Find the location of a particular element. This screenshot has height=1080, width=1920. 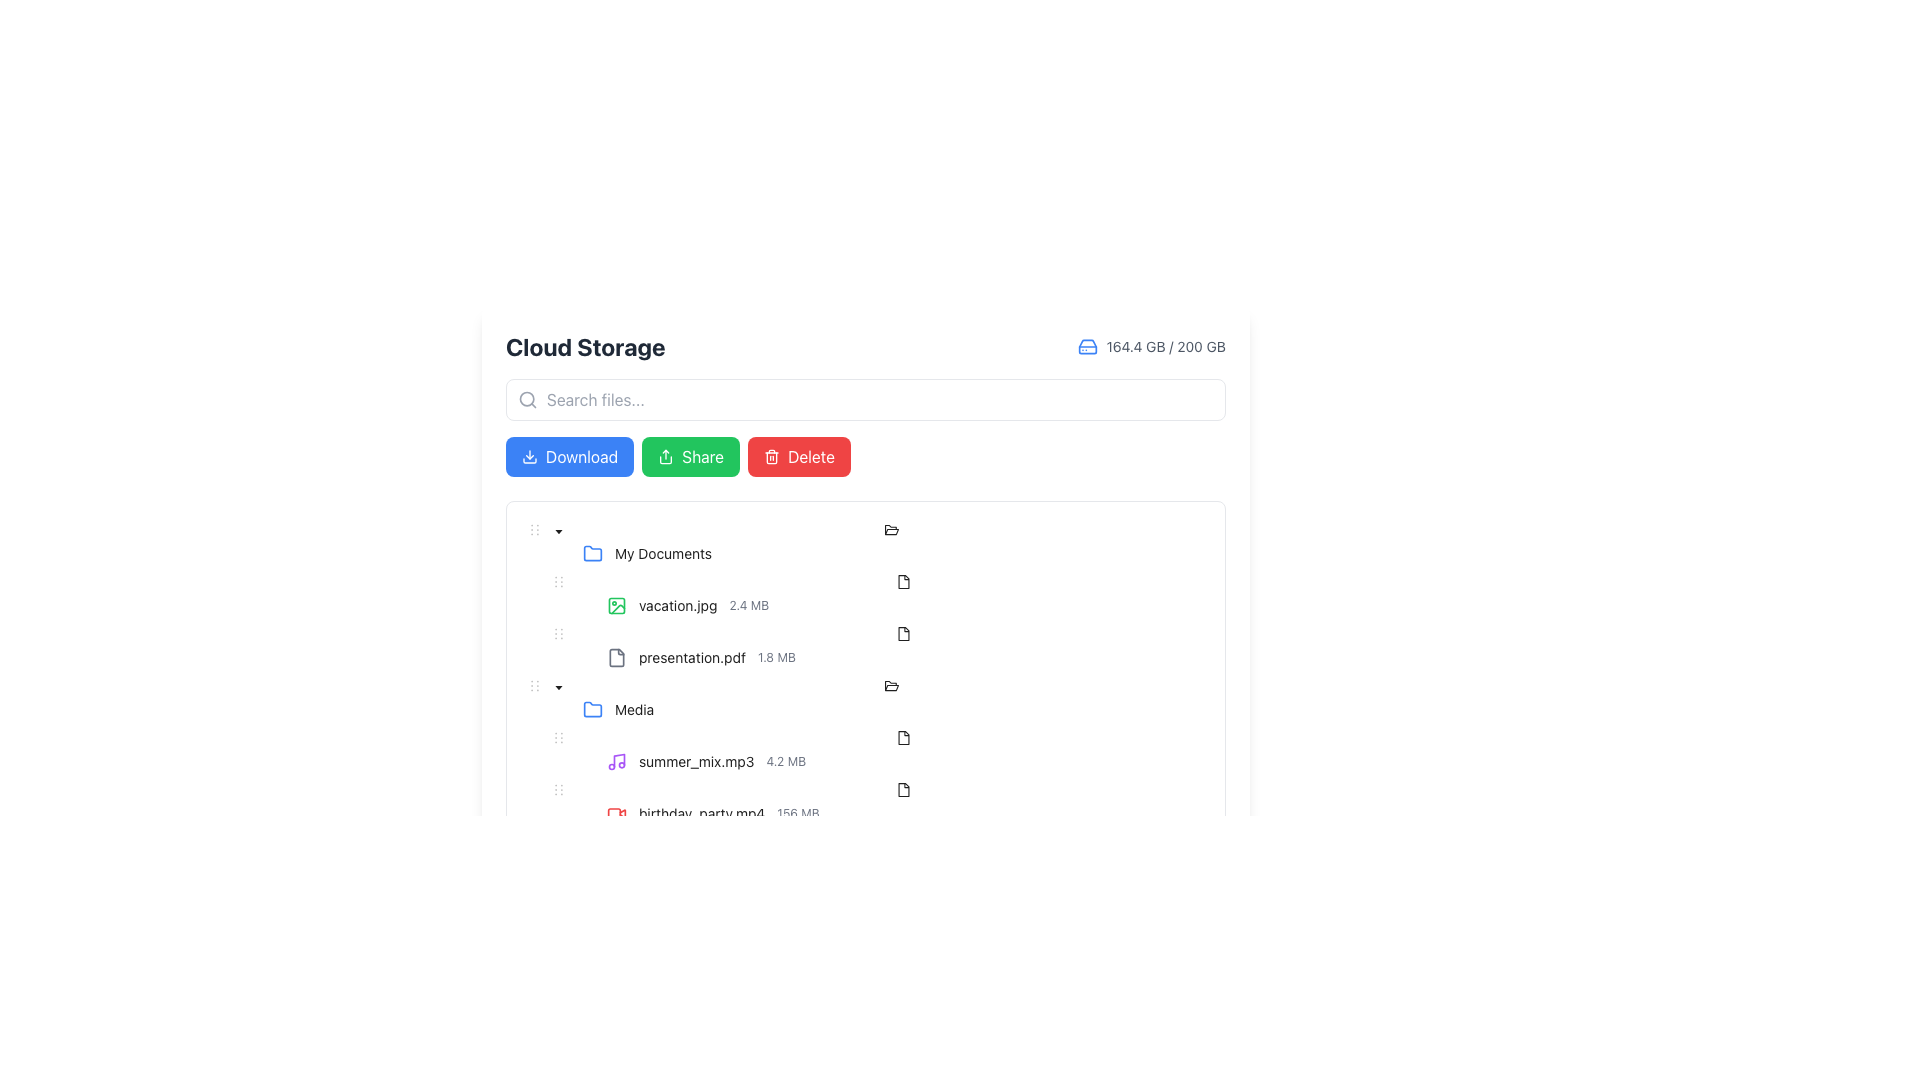

the trashcan icon with a red background located in the 'Delete' button at the far right of the header section is located at coordinates (771, 456).